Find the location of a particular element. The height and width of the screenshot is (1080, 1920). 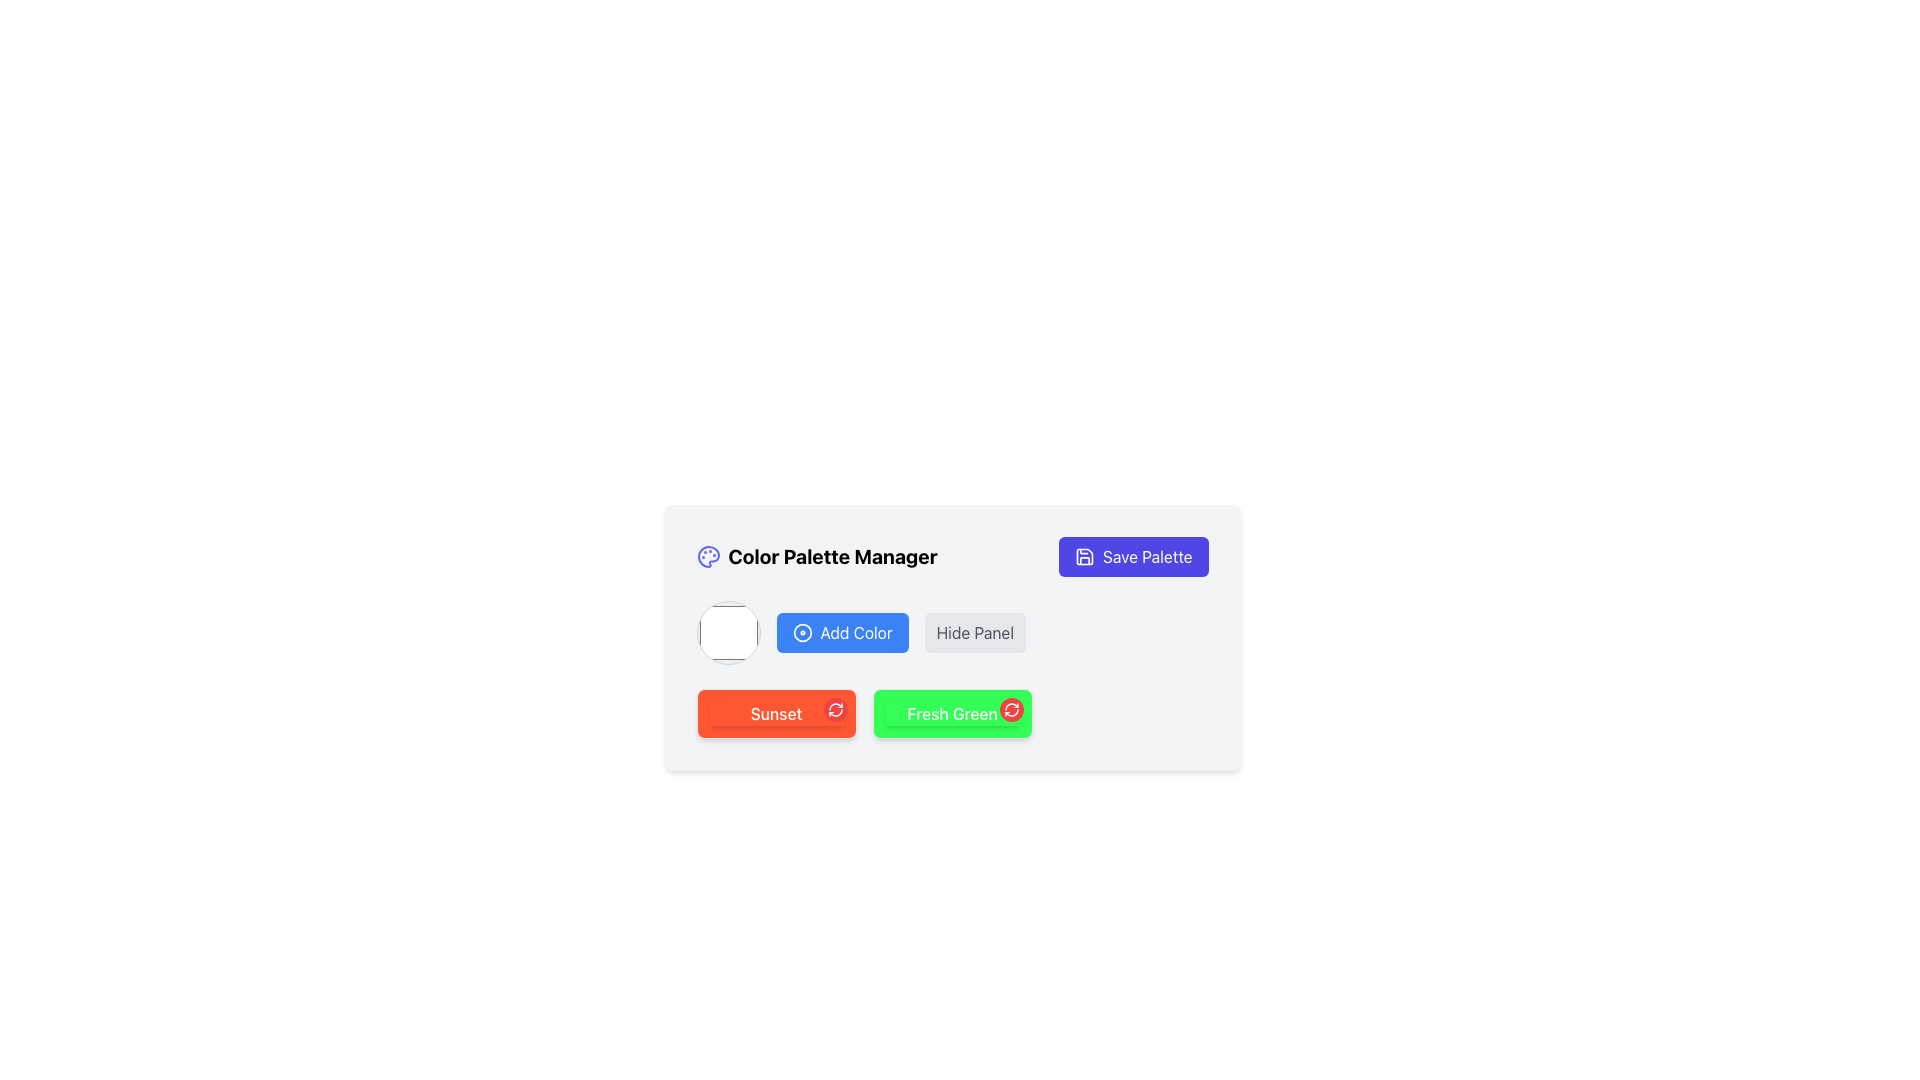

the 'Hide Panel' button which is a rectangular button with a gray background and rounded corners, located to the right of the 'Add Color' button is located at coordinates (975, 632).